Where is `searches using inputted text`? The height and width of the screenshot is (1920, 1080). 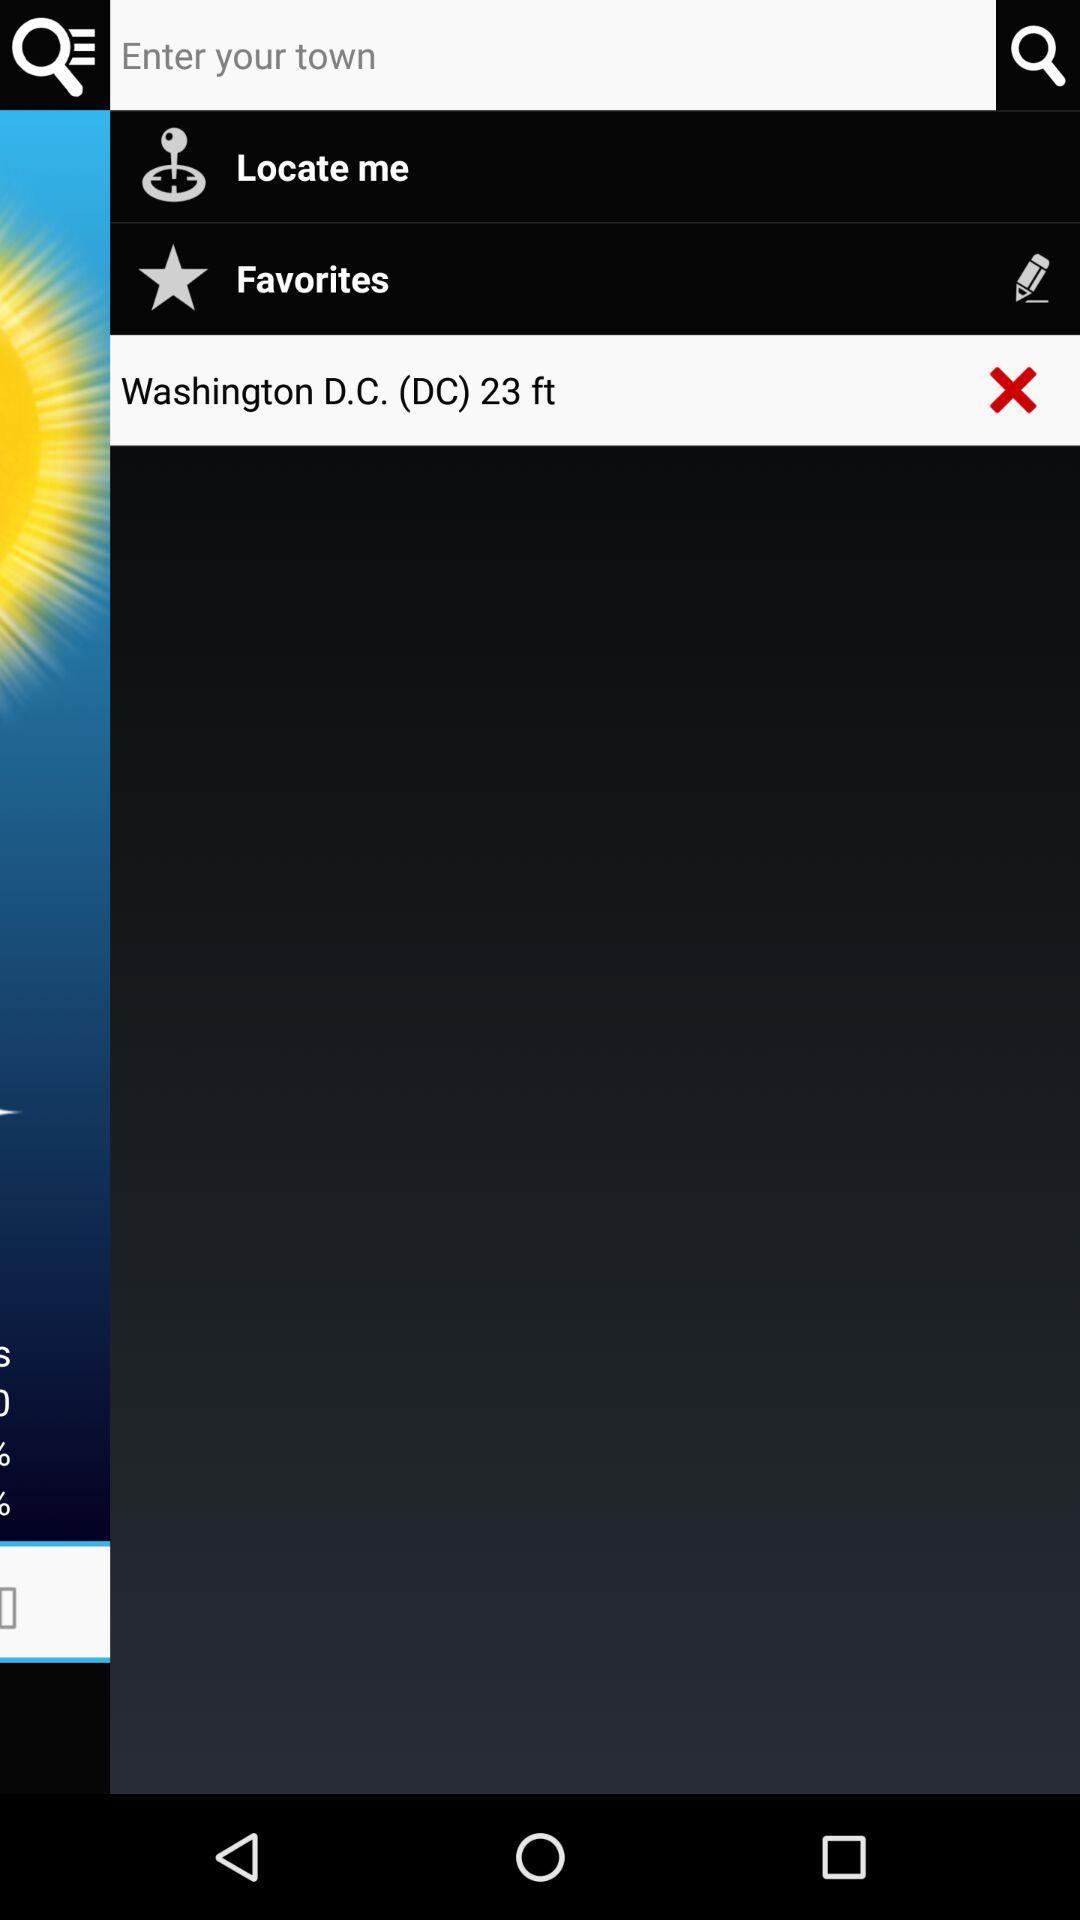 searches using inputted text is located at coordinates (1036, 54).